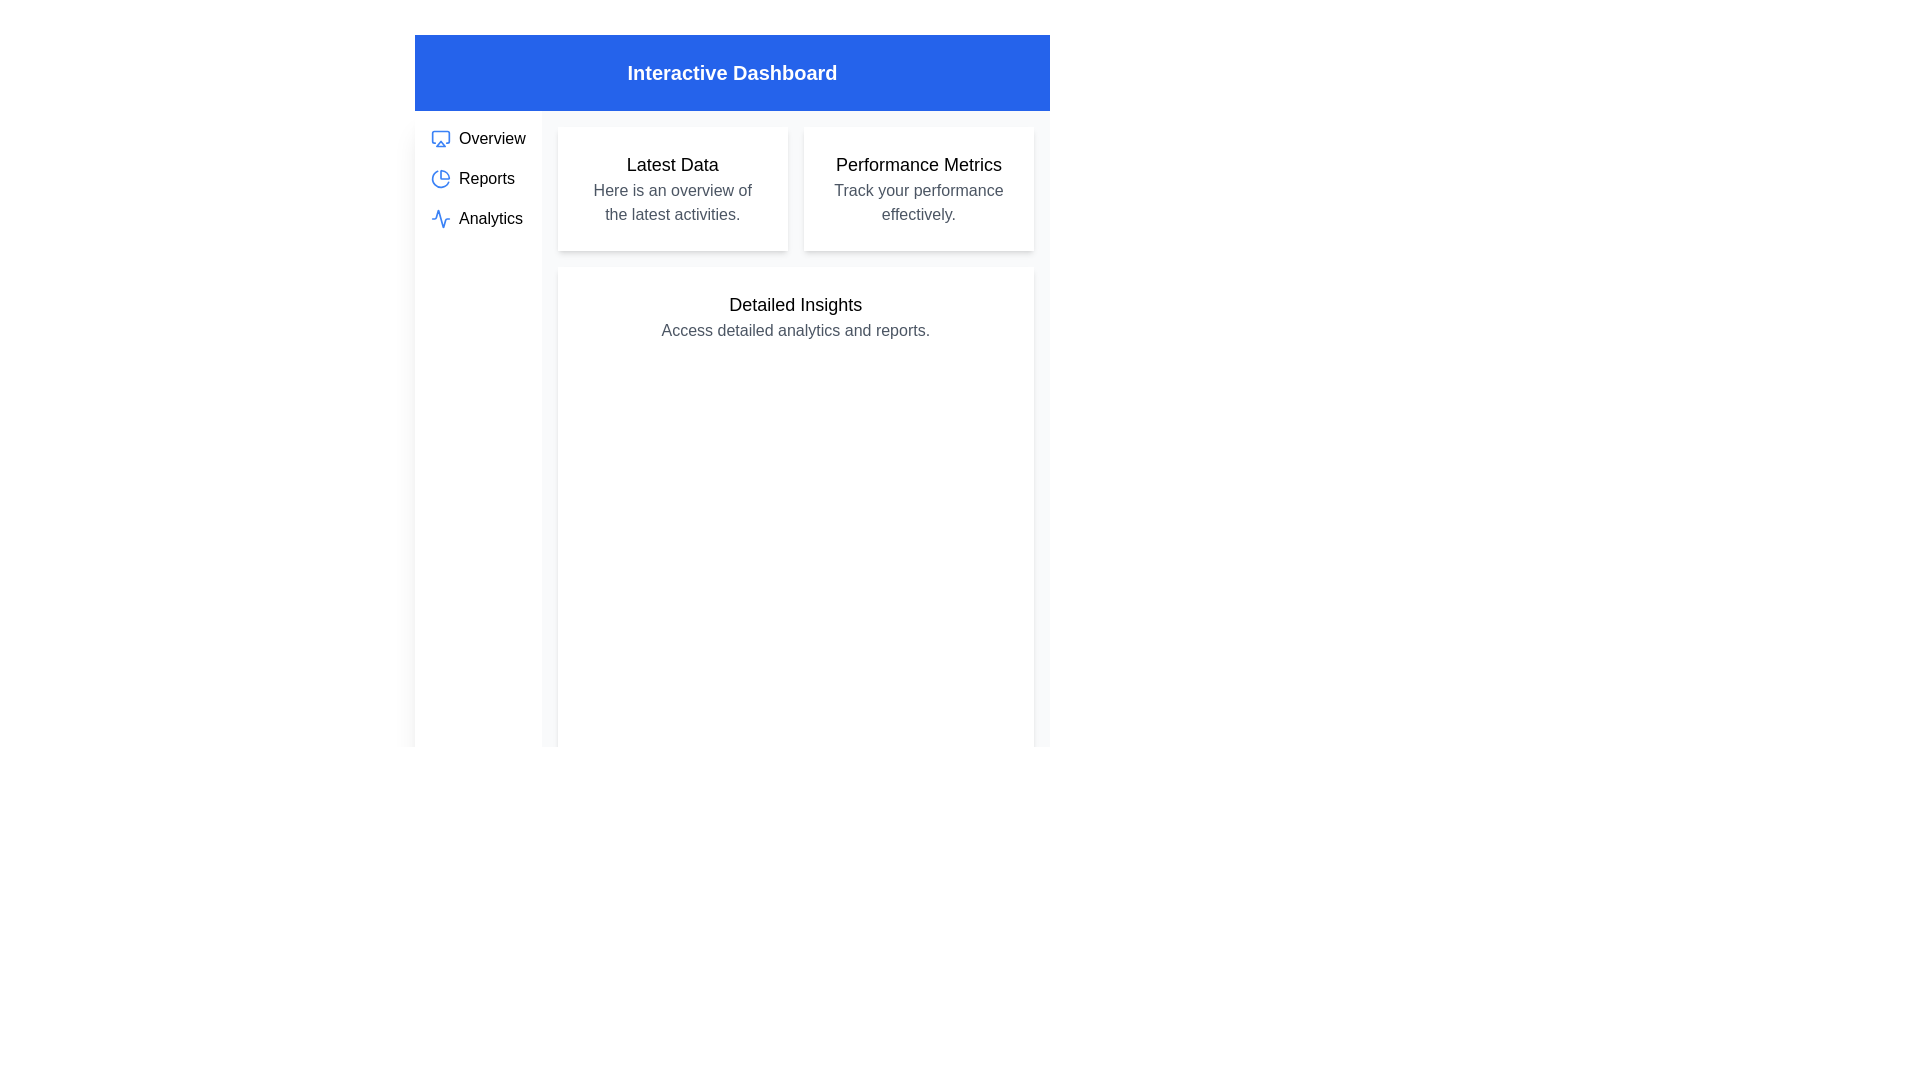  I want to click on the 'Reports' icon located in the sidebar navigation menu, so click(440, 177).